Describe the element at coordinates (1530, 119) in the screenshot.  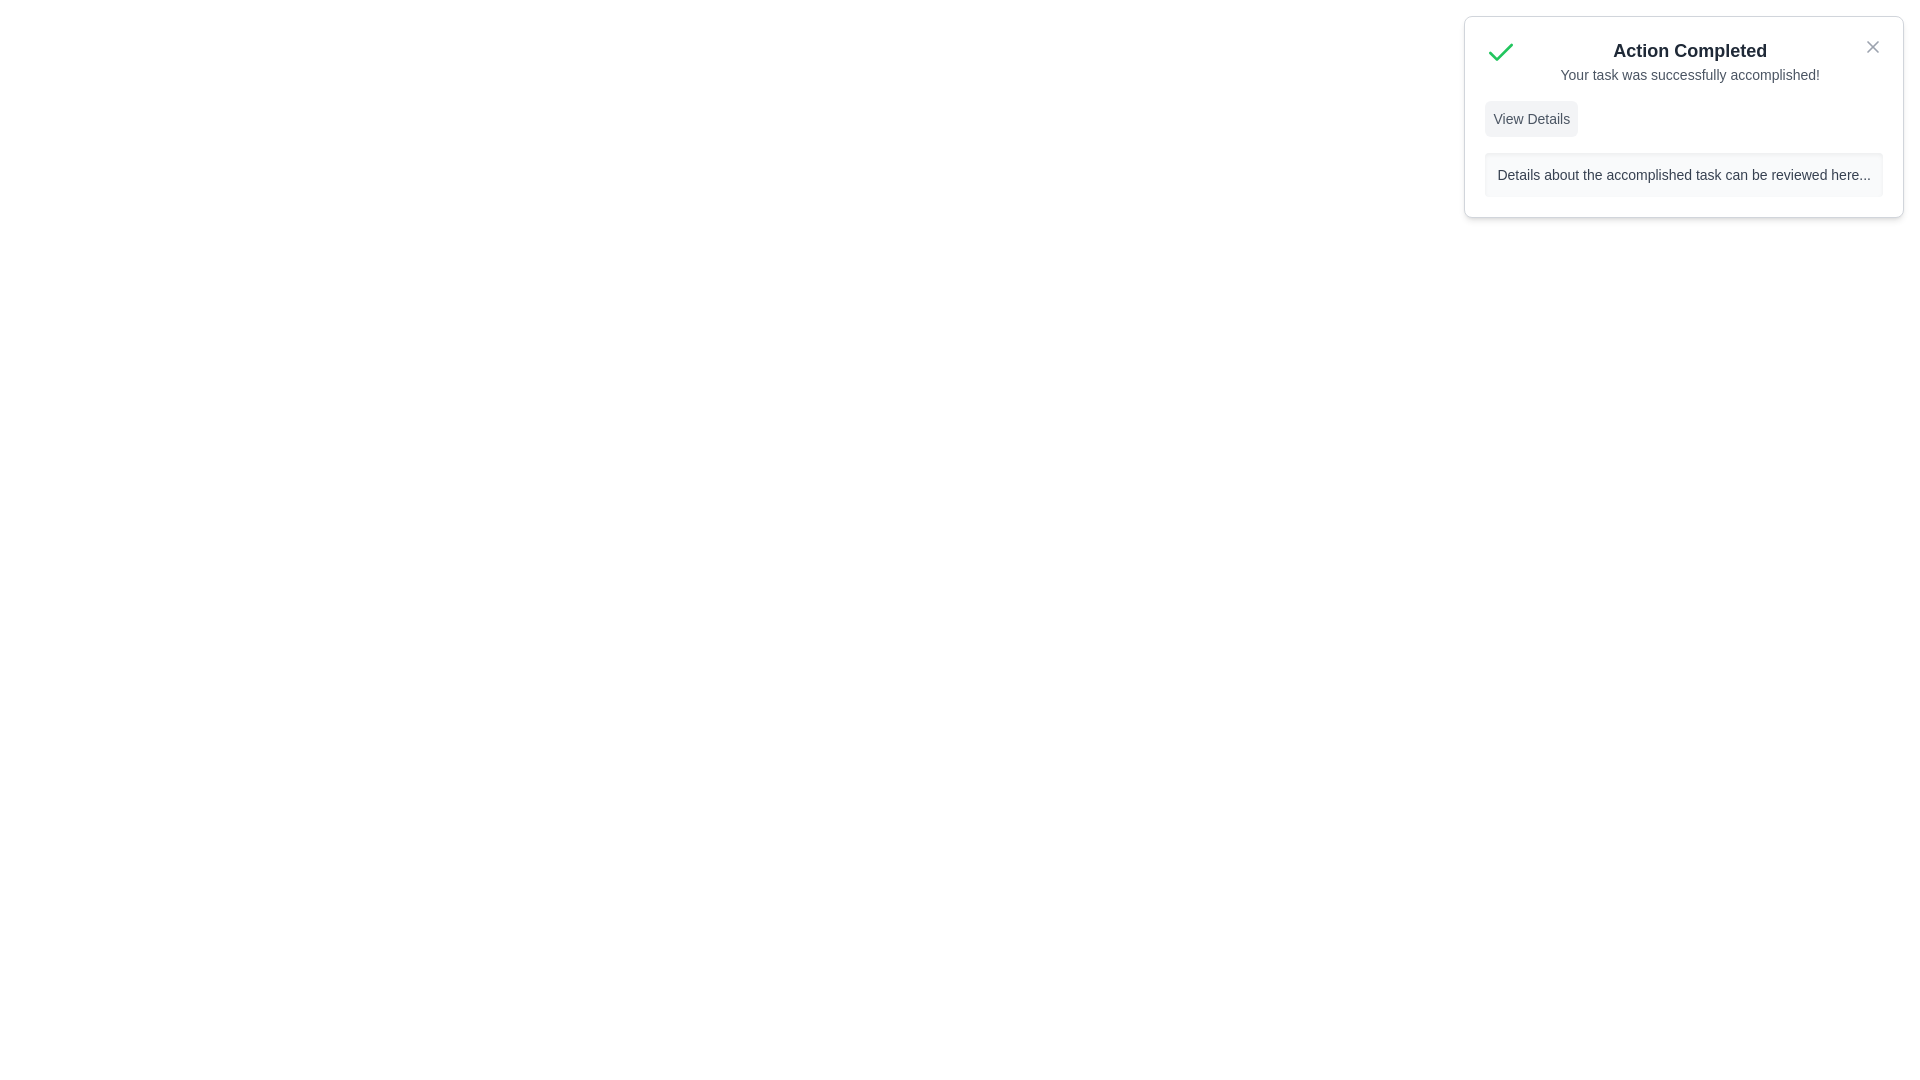
I see `'View Details' button to toggle the visibility of the details section` at that location.